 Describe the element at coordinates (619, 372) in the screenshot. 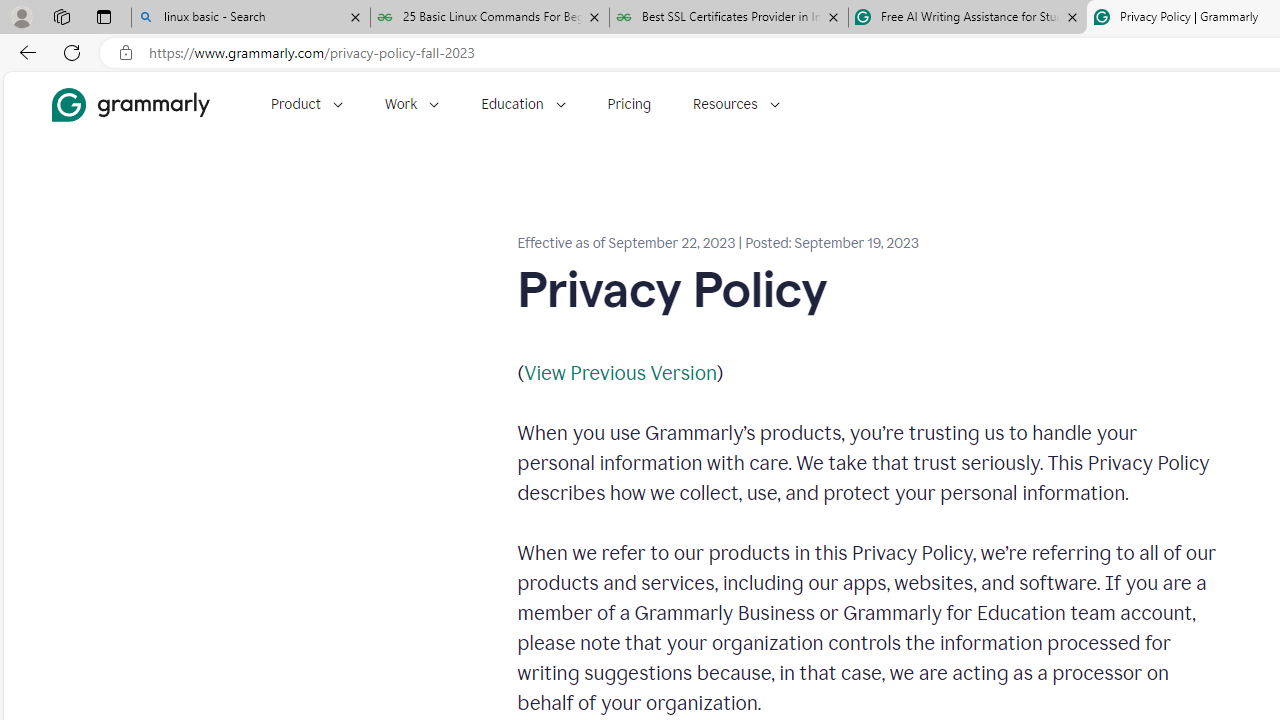

I see `'View Previous Version'` at that location.